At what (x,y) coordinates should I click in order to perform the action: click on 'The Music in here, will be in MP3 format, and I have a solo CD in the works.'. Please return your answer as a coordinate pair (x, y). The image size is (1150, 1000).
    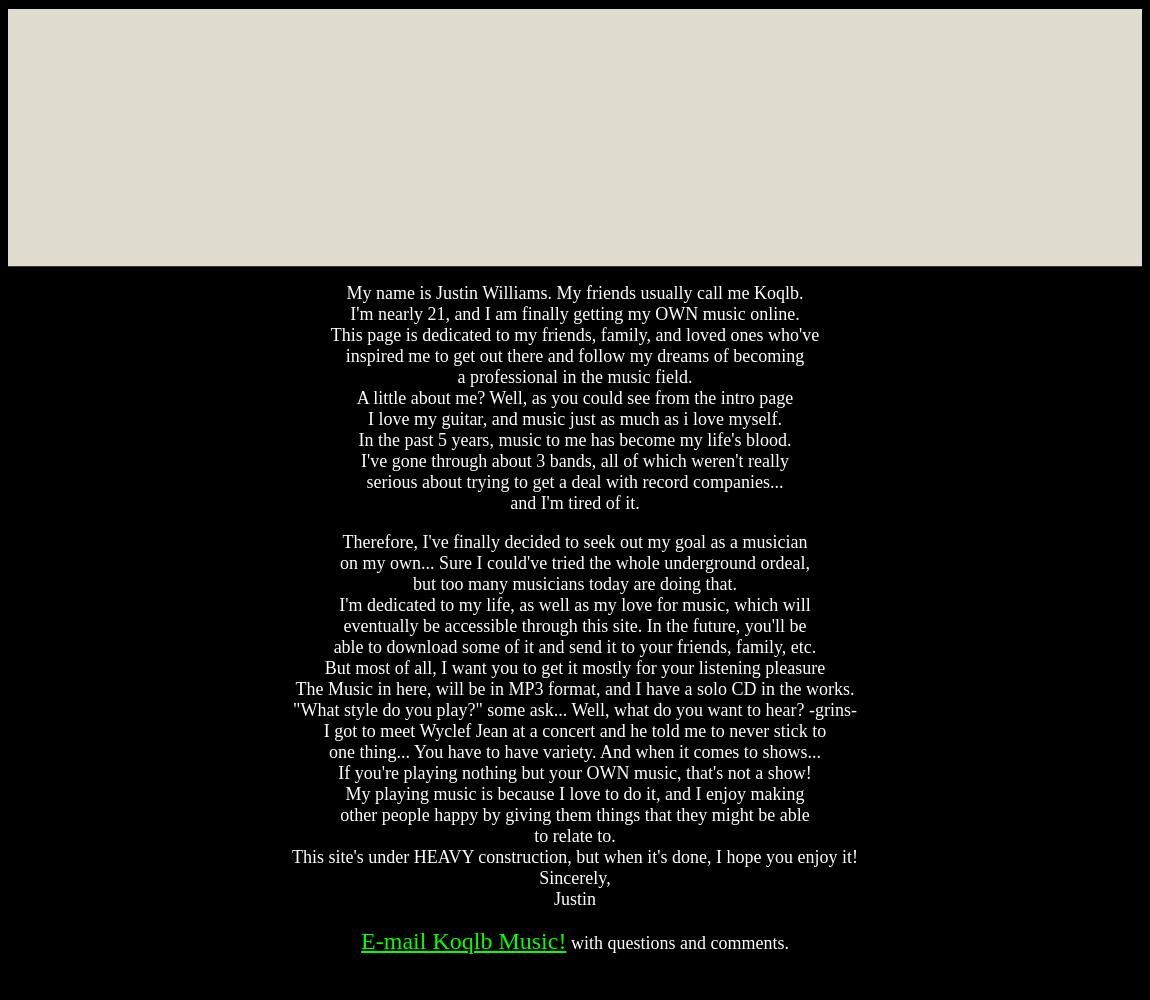
    Looking at the image, I should click on (574, 688).